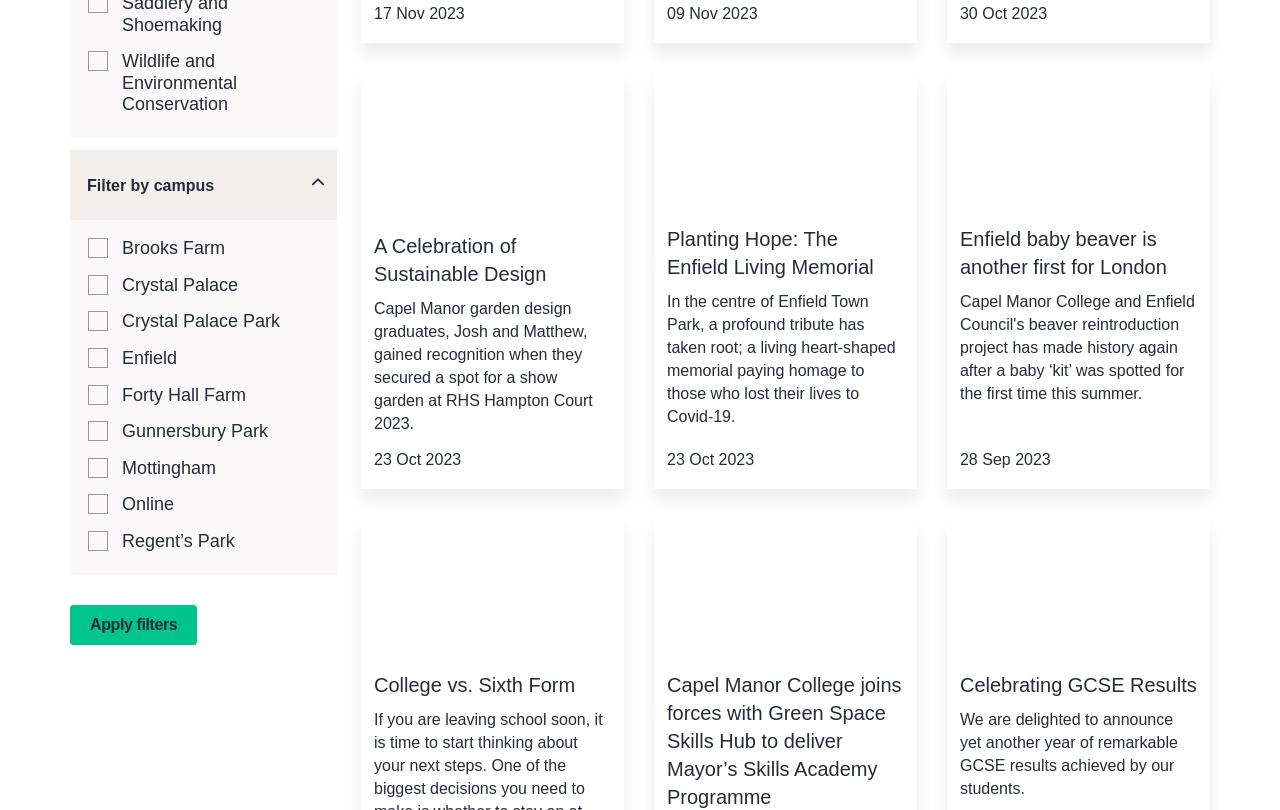  What do you see at coordinates (1004, 458) in the screenshot?
I see `'28 Sep 2023'` at bounding box center [1004, 458].